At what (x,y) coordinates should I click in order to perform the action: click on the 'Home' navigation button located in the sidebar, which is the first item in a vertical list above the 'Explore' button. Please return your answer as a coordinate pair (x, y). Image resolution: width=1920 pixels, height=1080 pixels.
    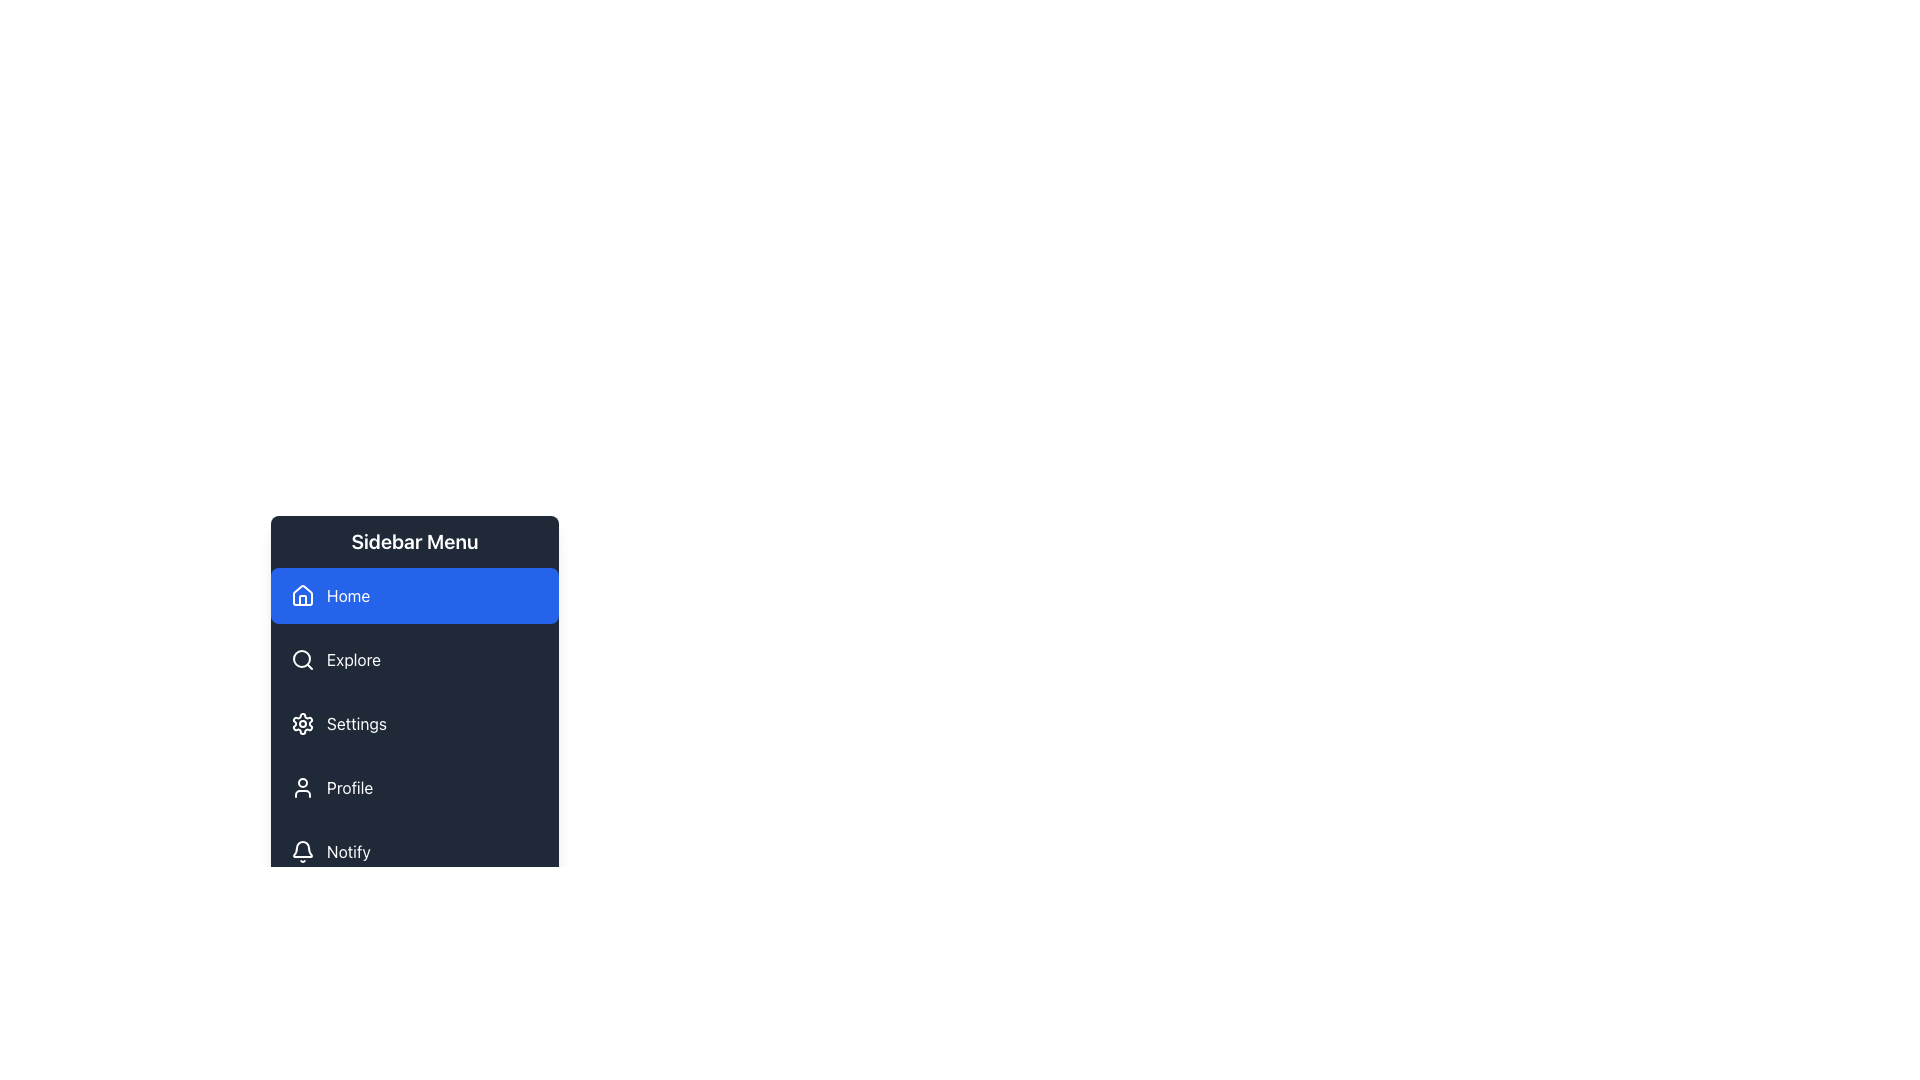
    Looking at the image, I should click on (413, 595).